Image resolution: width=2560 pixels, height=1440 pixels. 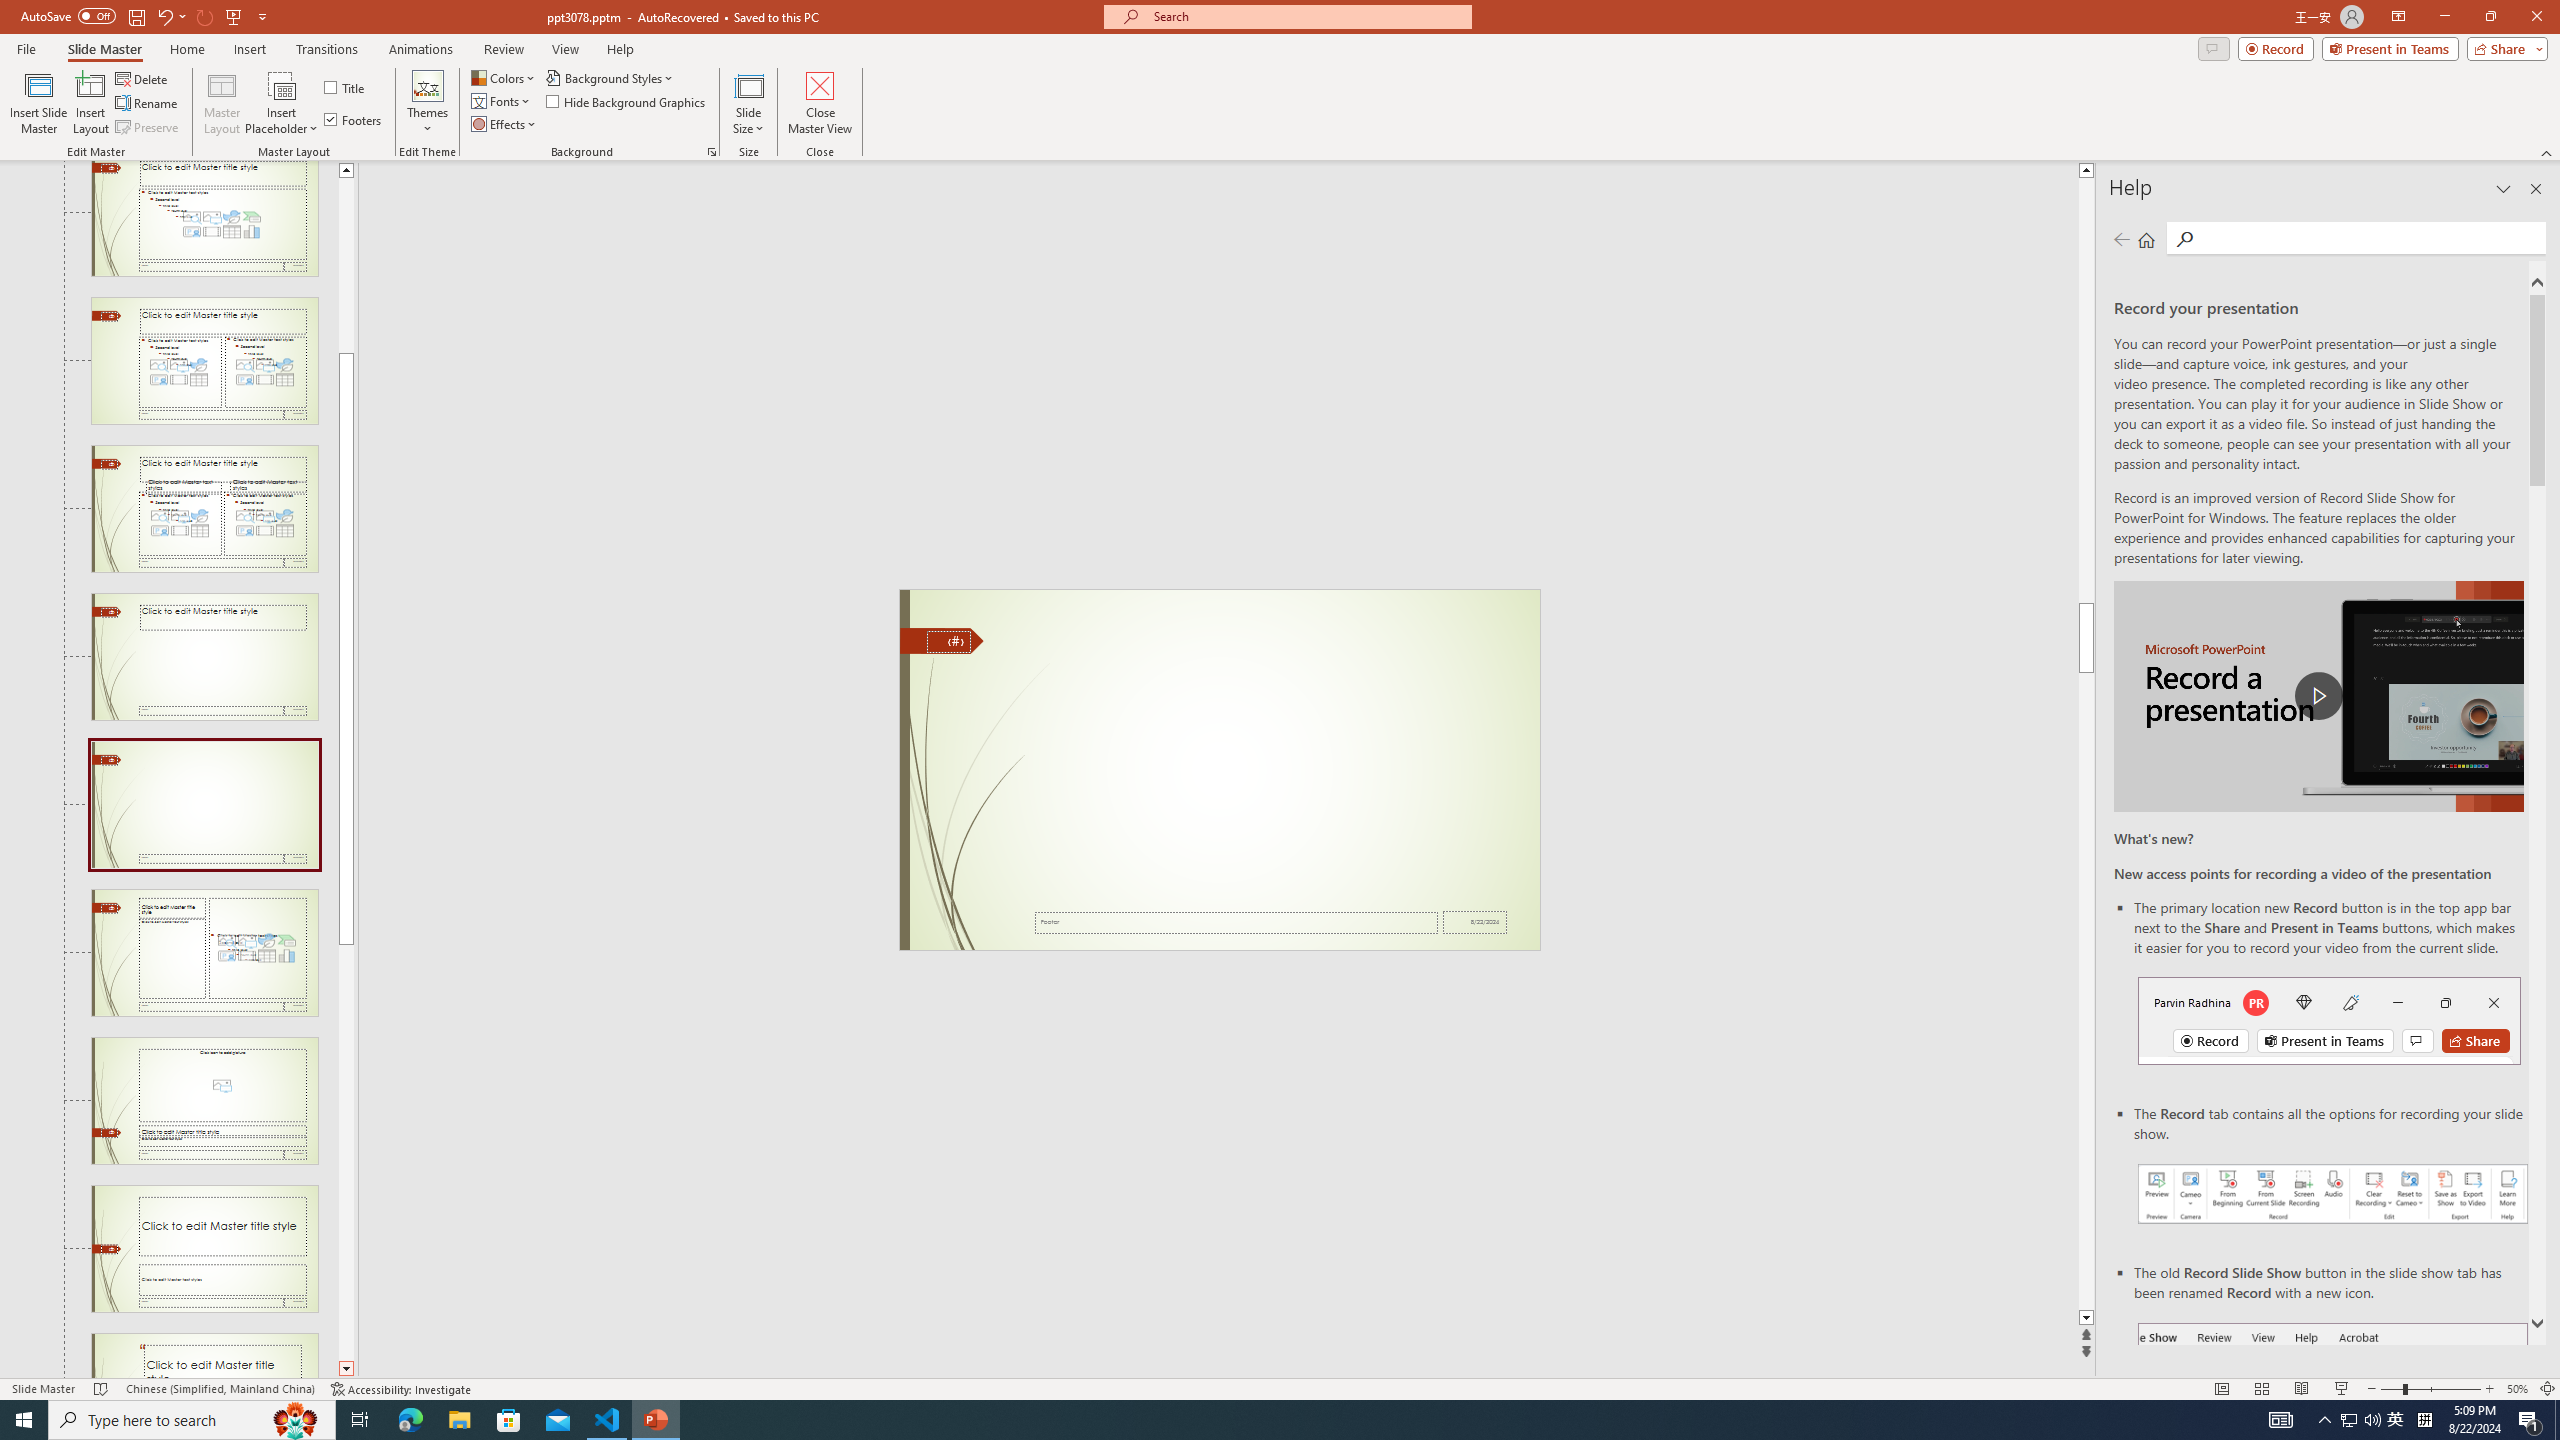 What do you see at coordinates (2332, 1192) in the screenshot?
I see `'Record your presentations screenshot one'` at bounding box center [2332, 1192].